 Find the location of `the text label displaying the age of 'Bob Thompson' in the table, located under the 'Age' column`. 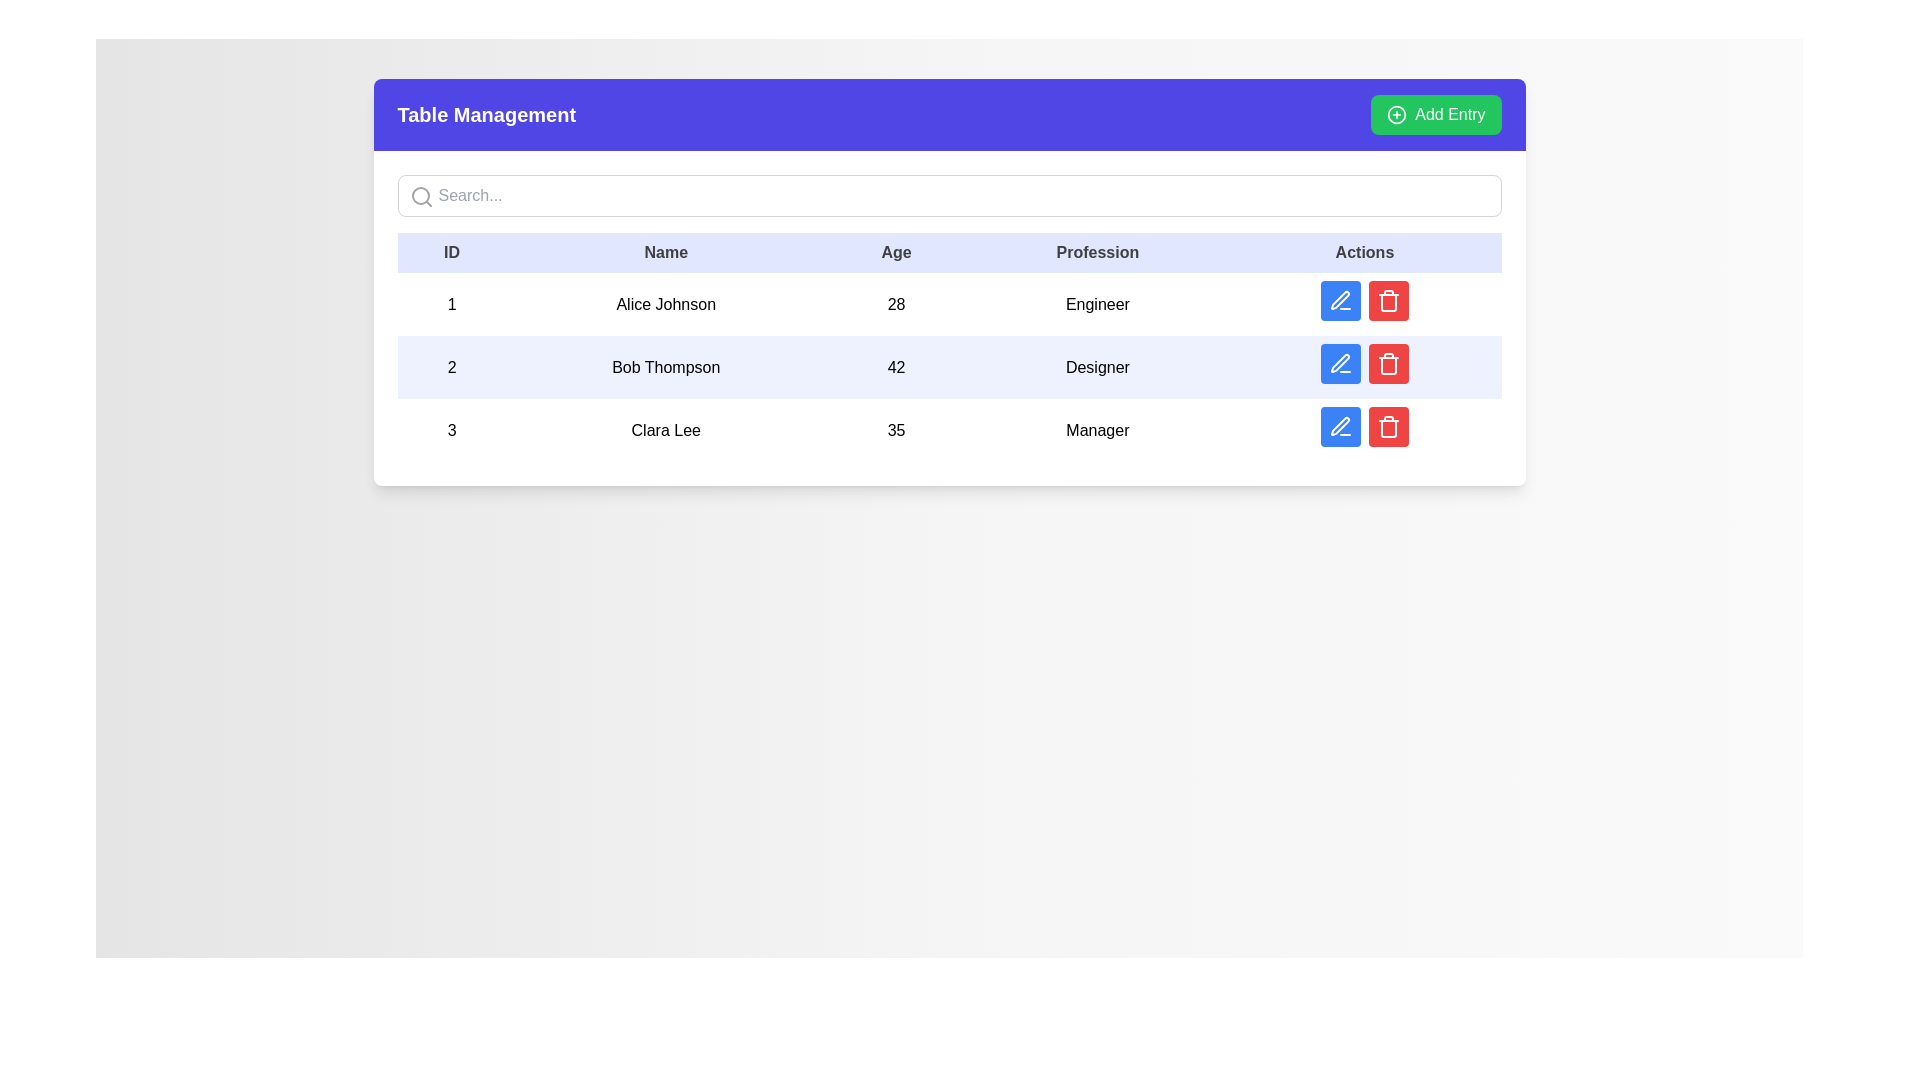

the text label displaying the age of 'Bob Thompson' in the table, located under the 'Age' column is located at coordinates (895, 367).